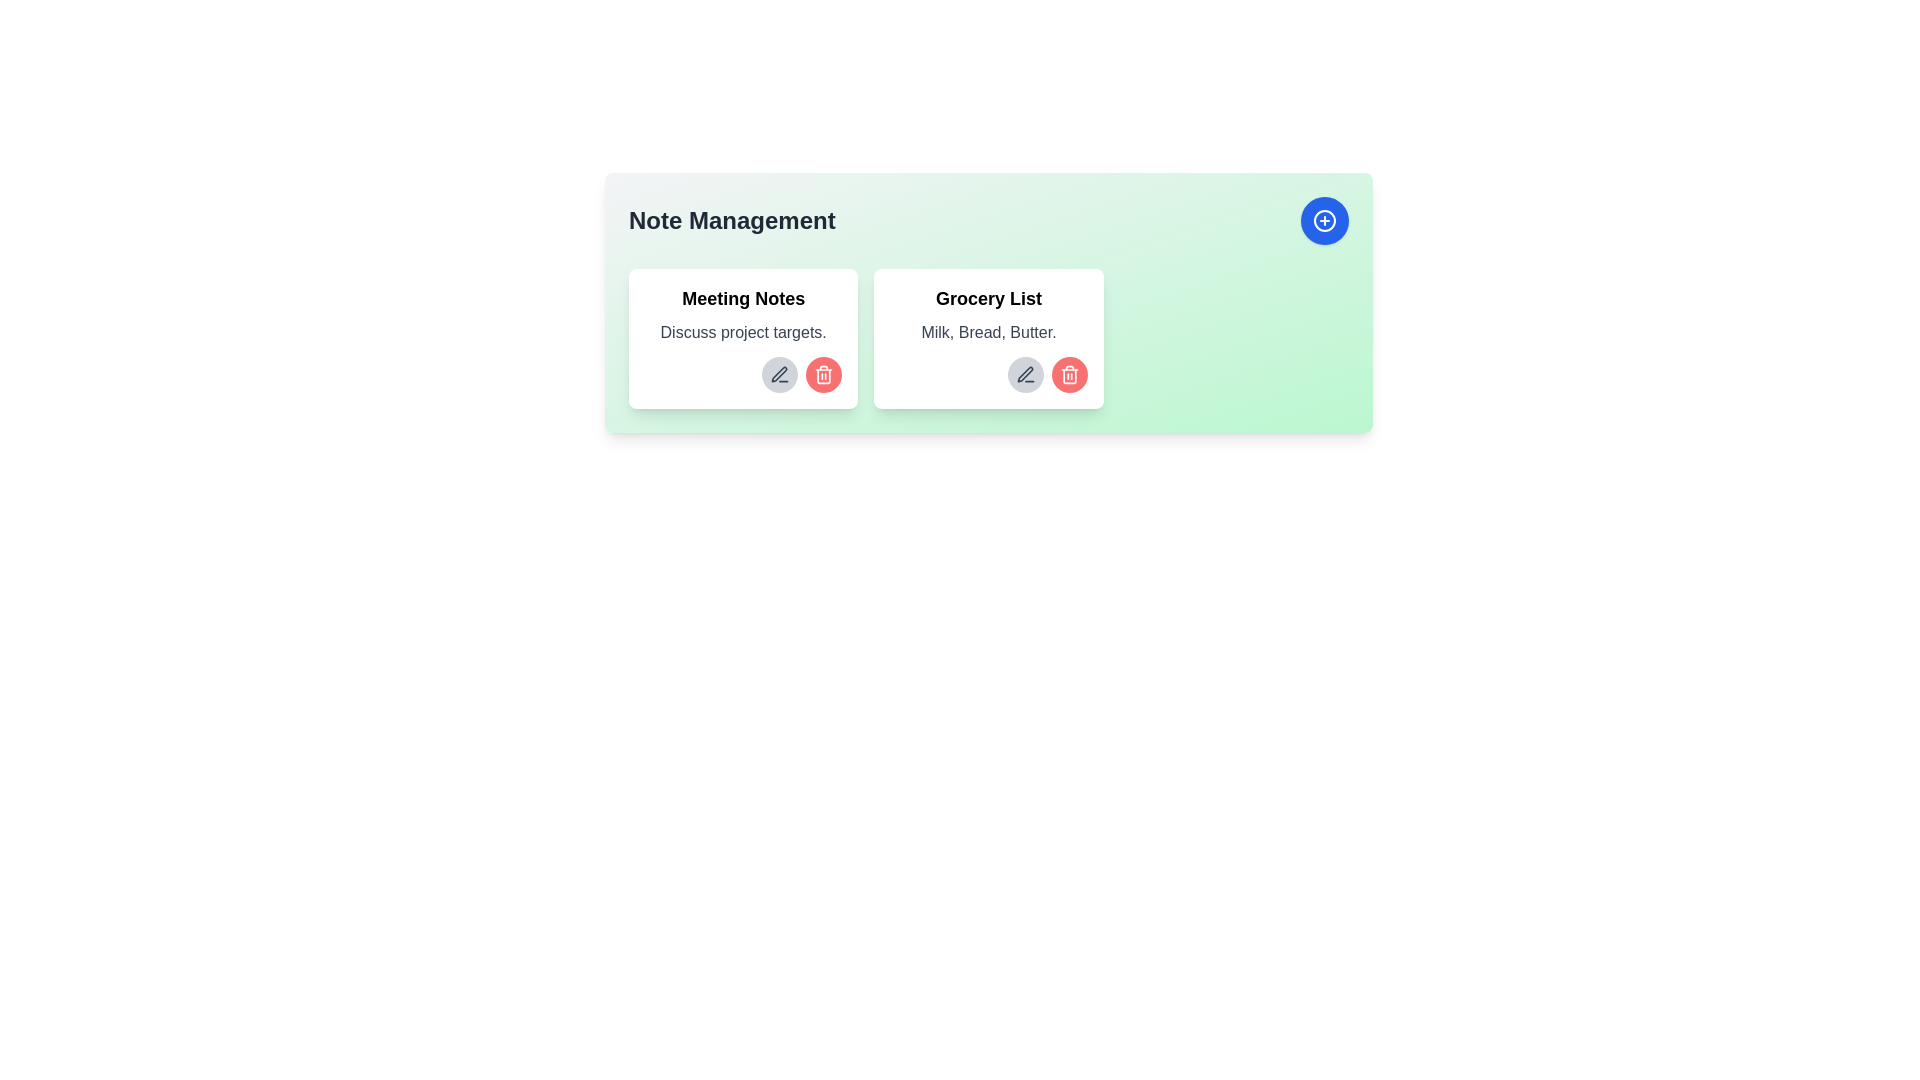 The height and width of the screenshot is (1080, 1920). Describe the element at coordinates (1324, 220) in the screenshot. I see `the action button located in the top-right corner of the green panel labeled 'Note Management' to observe potential hover effects` at that location.